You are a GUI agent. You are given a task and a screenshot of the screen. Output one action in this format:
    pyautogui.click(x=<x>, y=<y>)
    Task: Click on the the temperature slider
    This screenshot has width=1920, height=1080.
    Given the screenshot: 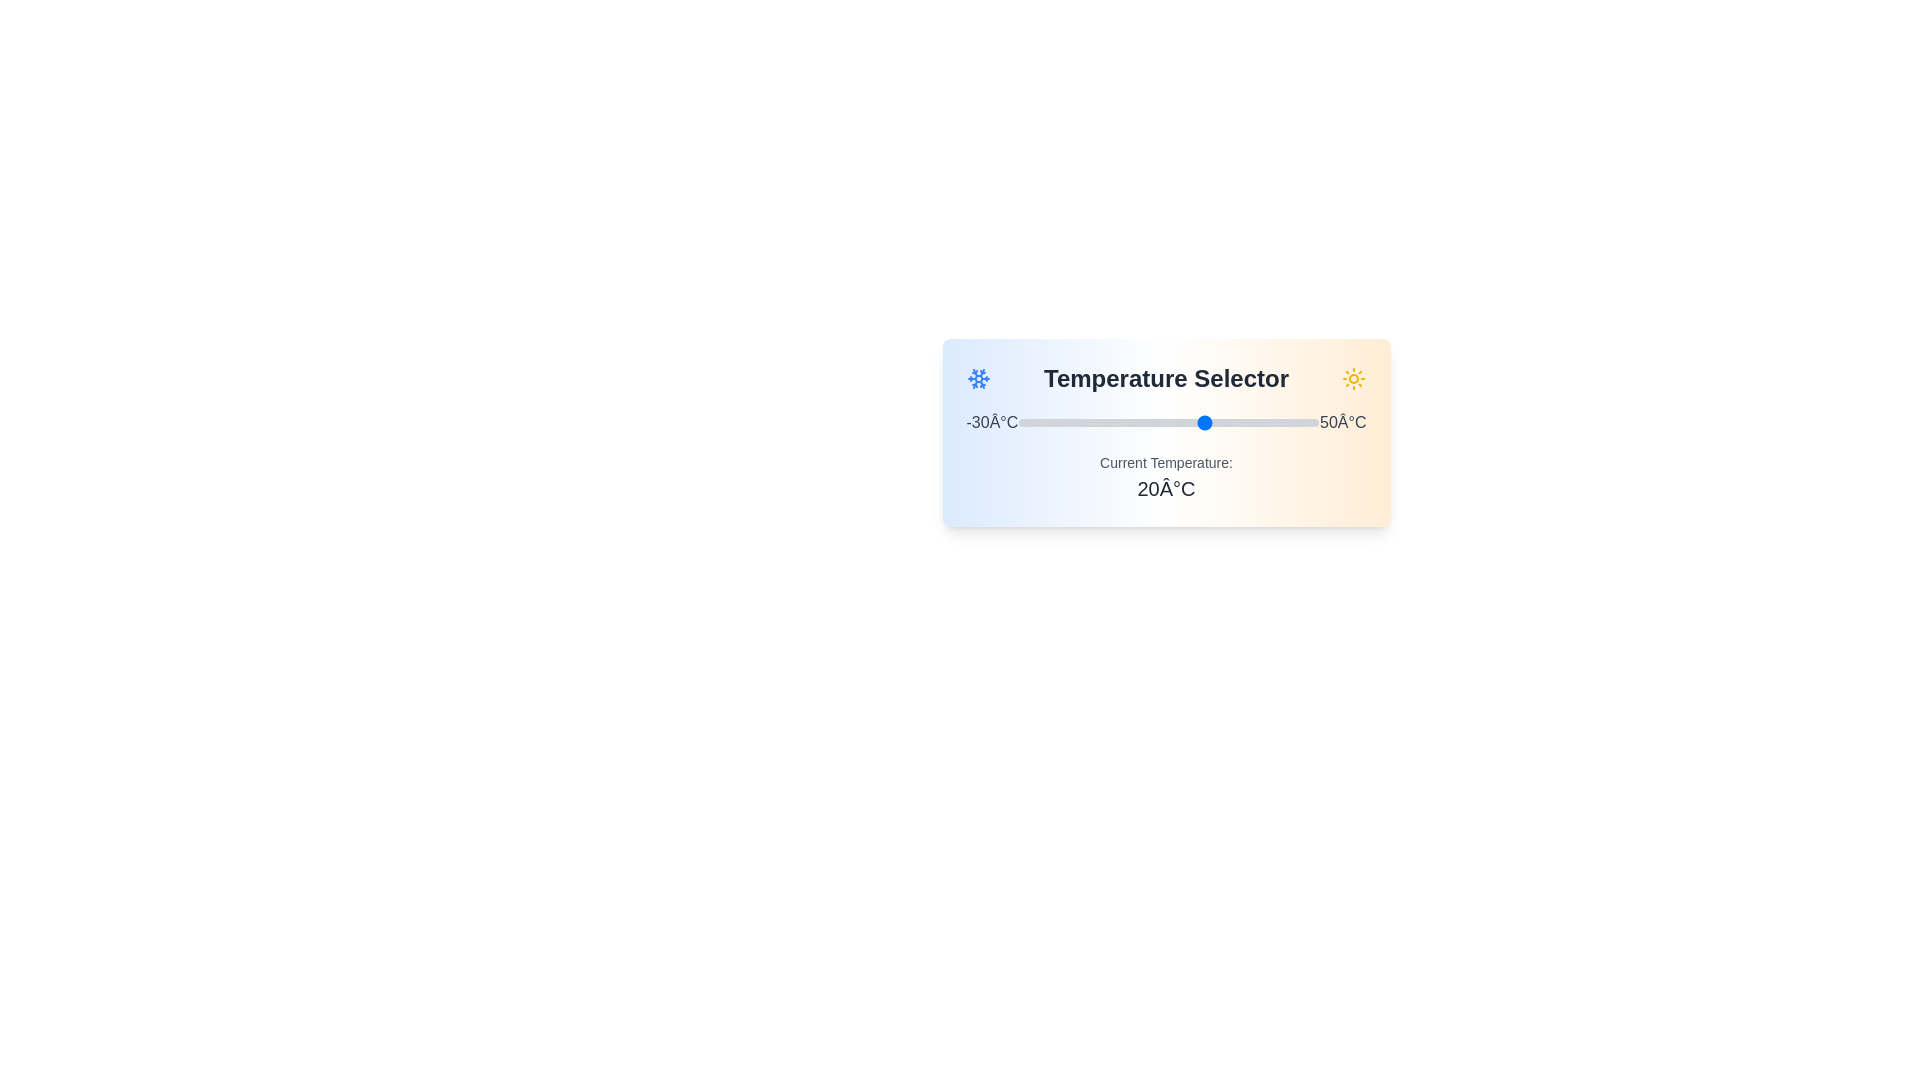 What is the action you would take?
    pyautogui.click(x=1128, y=422)
    